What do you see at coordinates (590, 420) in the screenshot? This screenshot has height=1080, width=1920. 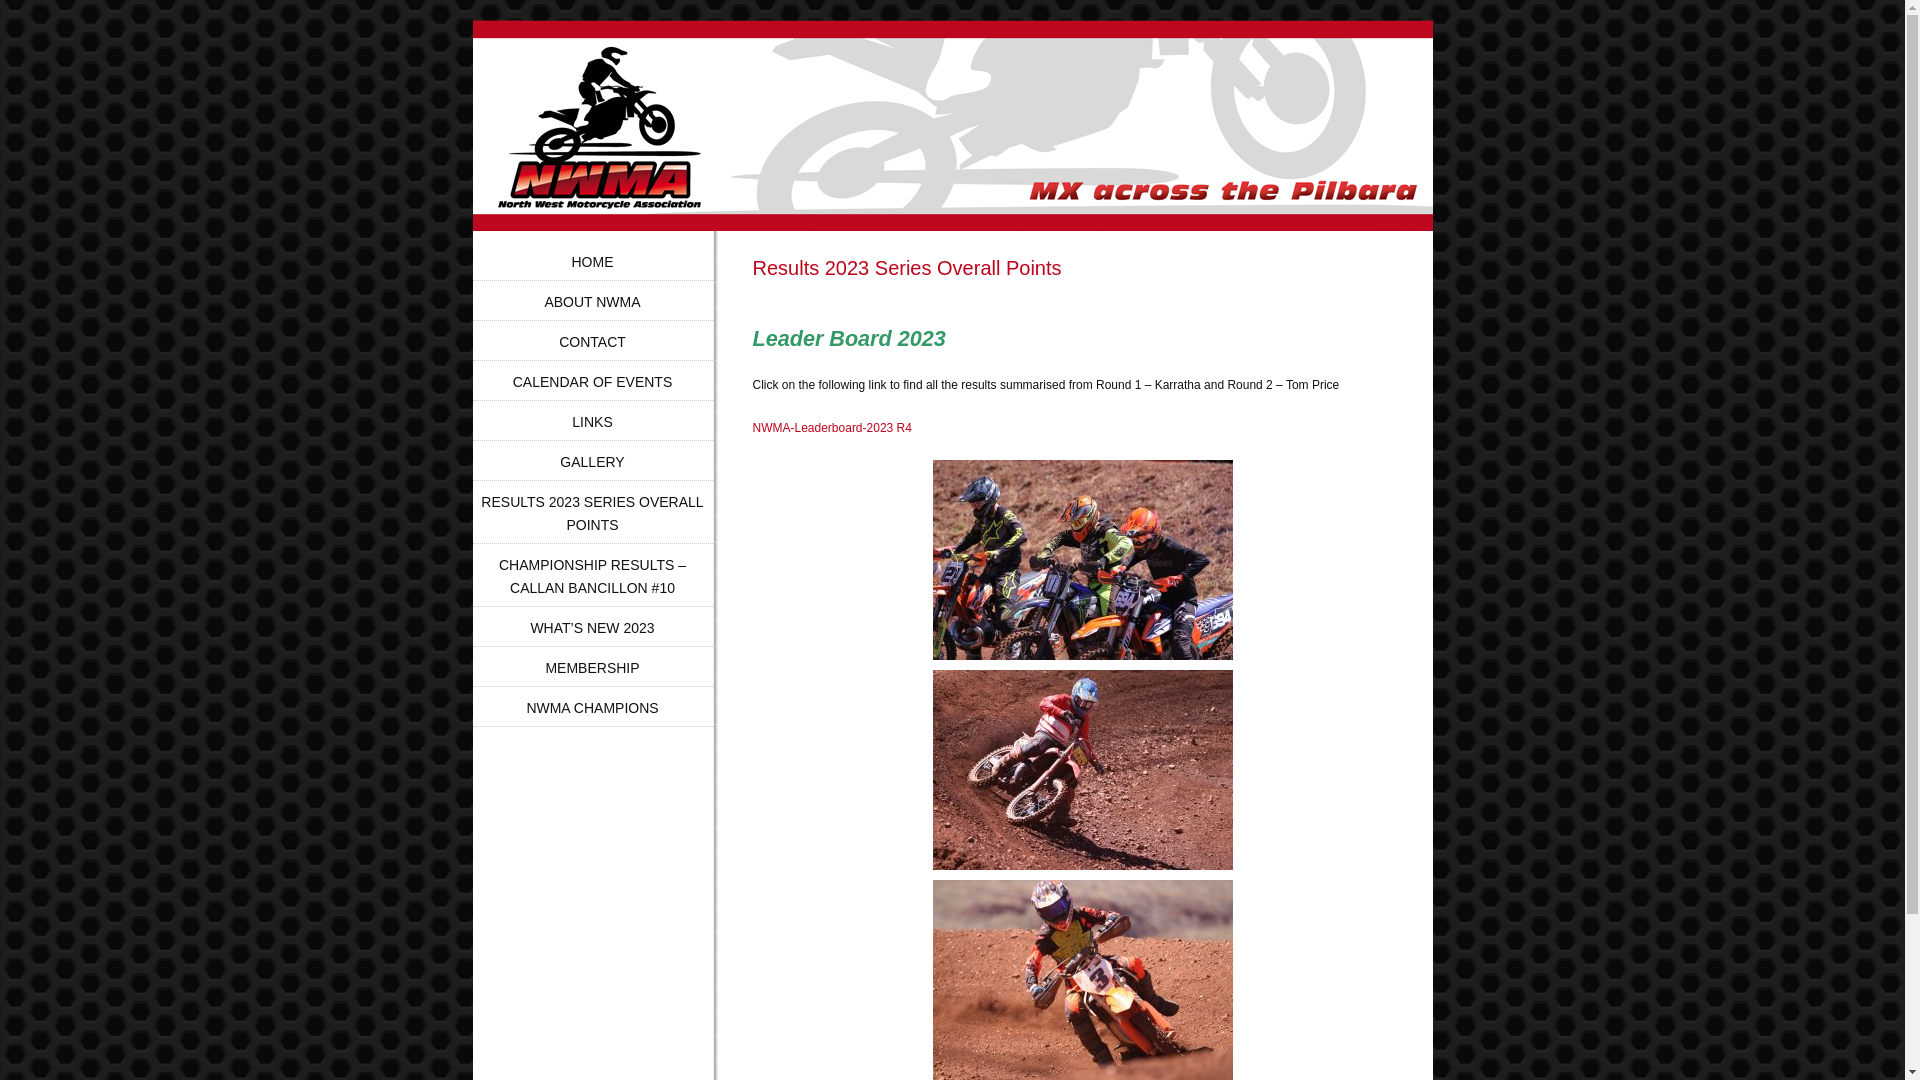 I see `'LINKS'` at bounding box center [590, 420].